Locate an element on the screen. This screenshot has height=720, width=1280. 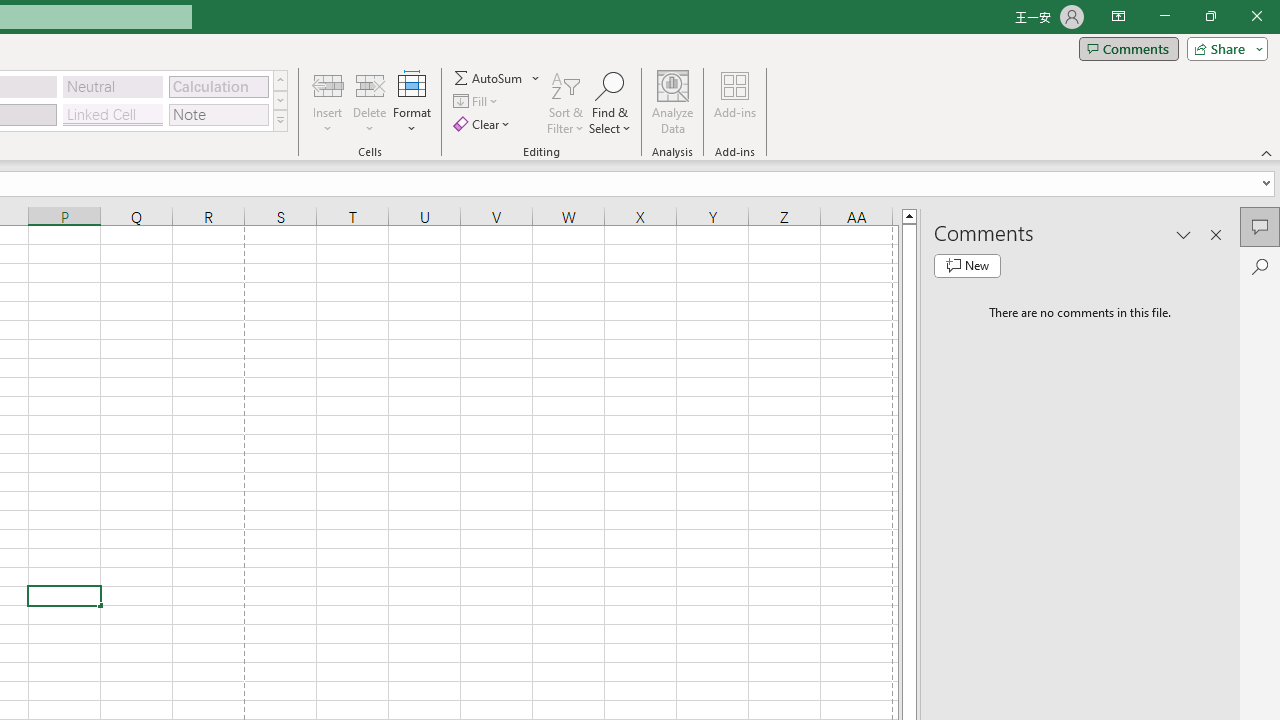
'AutoSum' is located at coordinates (497, 77).